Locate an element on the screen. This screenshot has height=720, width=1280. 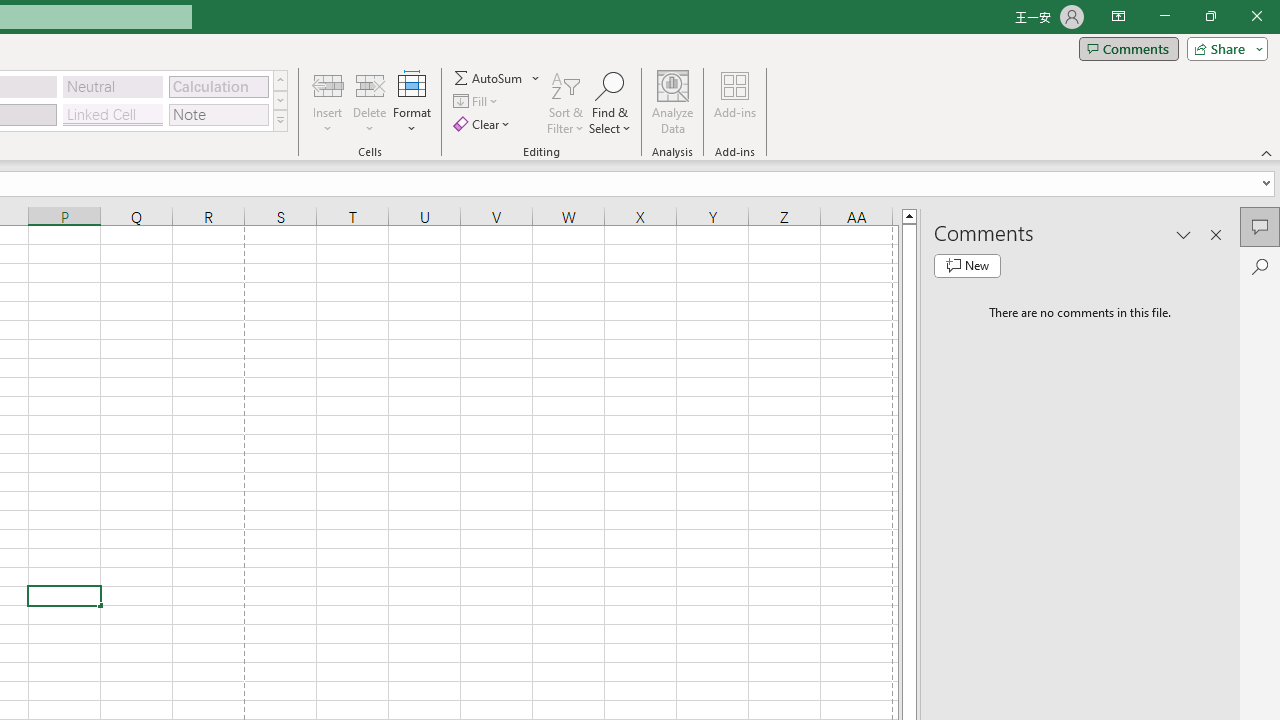
'AutoSum' is located at coordinates (497, 77).